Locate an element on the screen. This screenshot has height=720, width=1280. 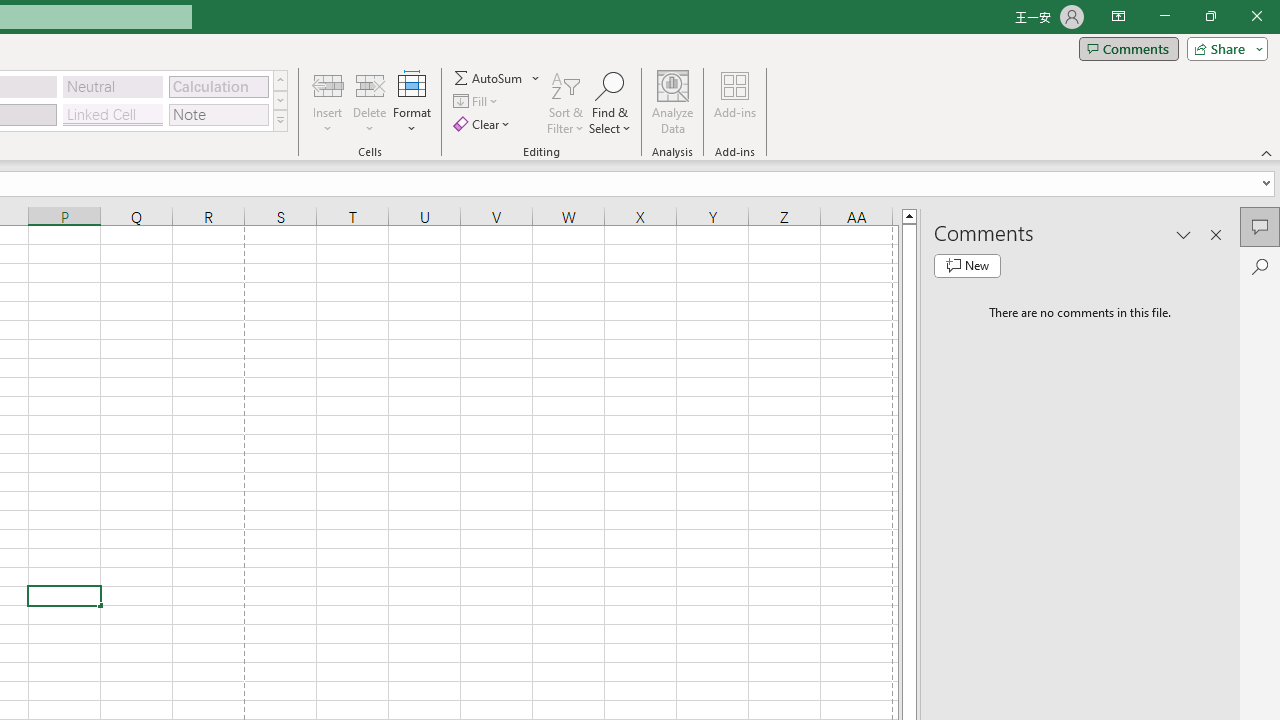
'AutoSum' is located at coordinates (497, 77).